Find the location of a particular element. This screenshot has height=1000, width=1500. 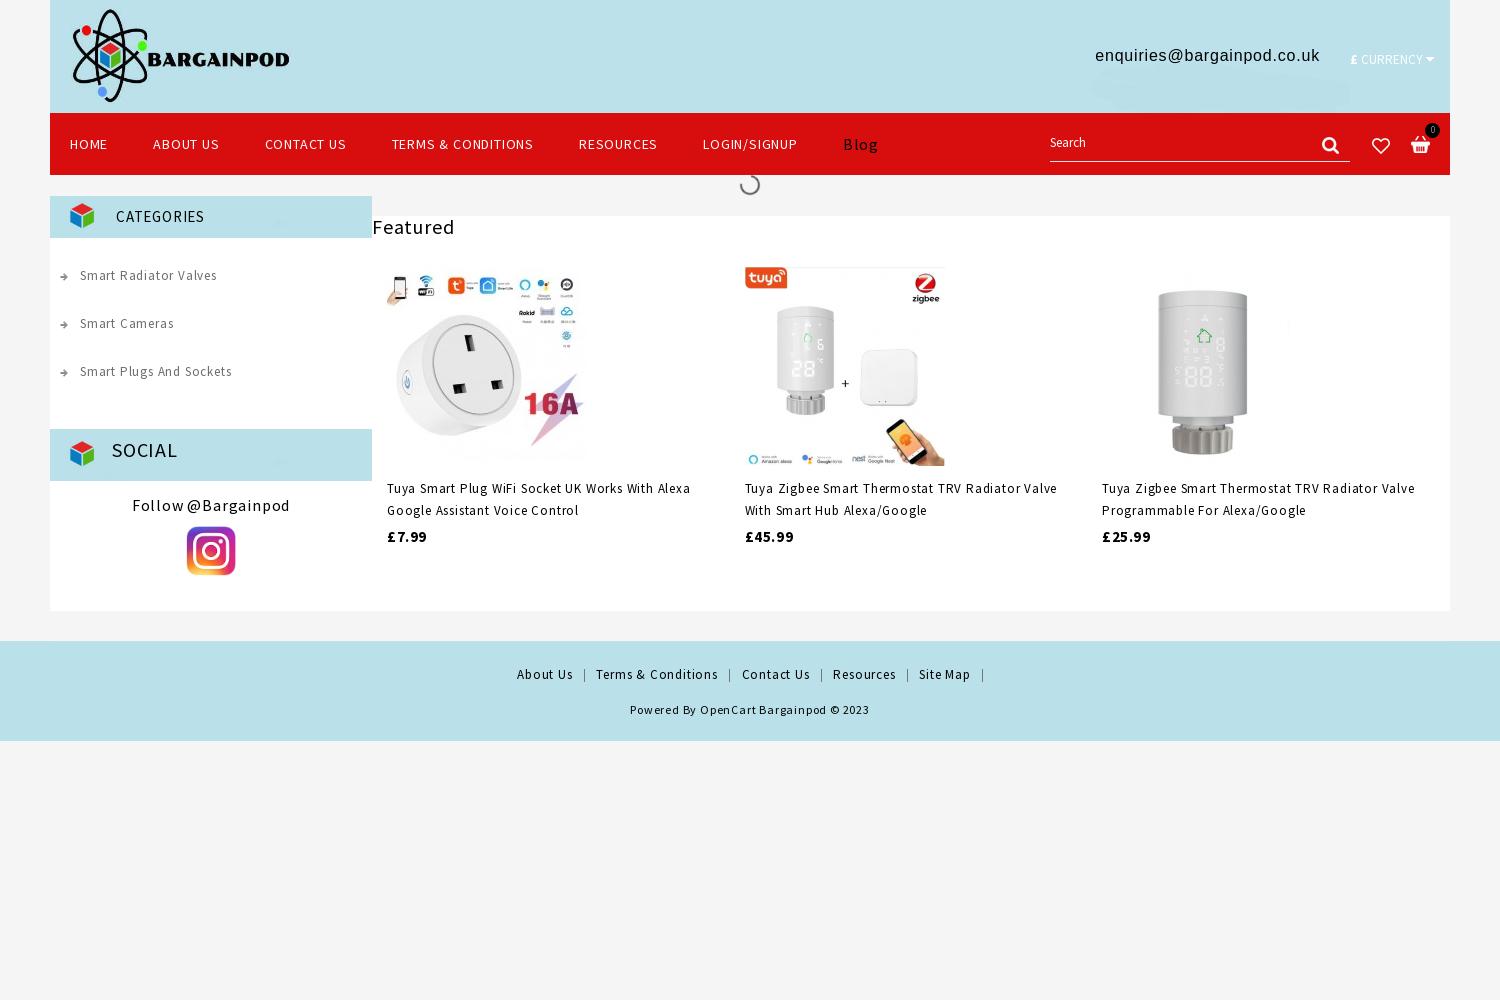

'Smart Radiator Valves' is located at coordinates (148, 275).